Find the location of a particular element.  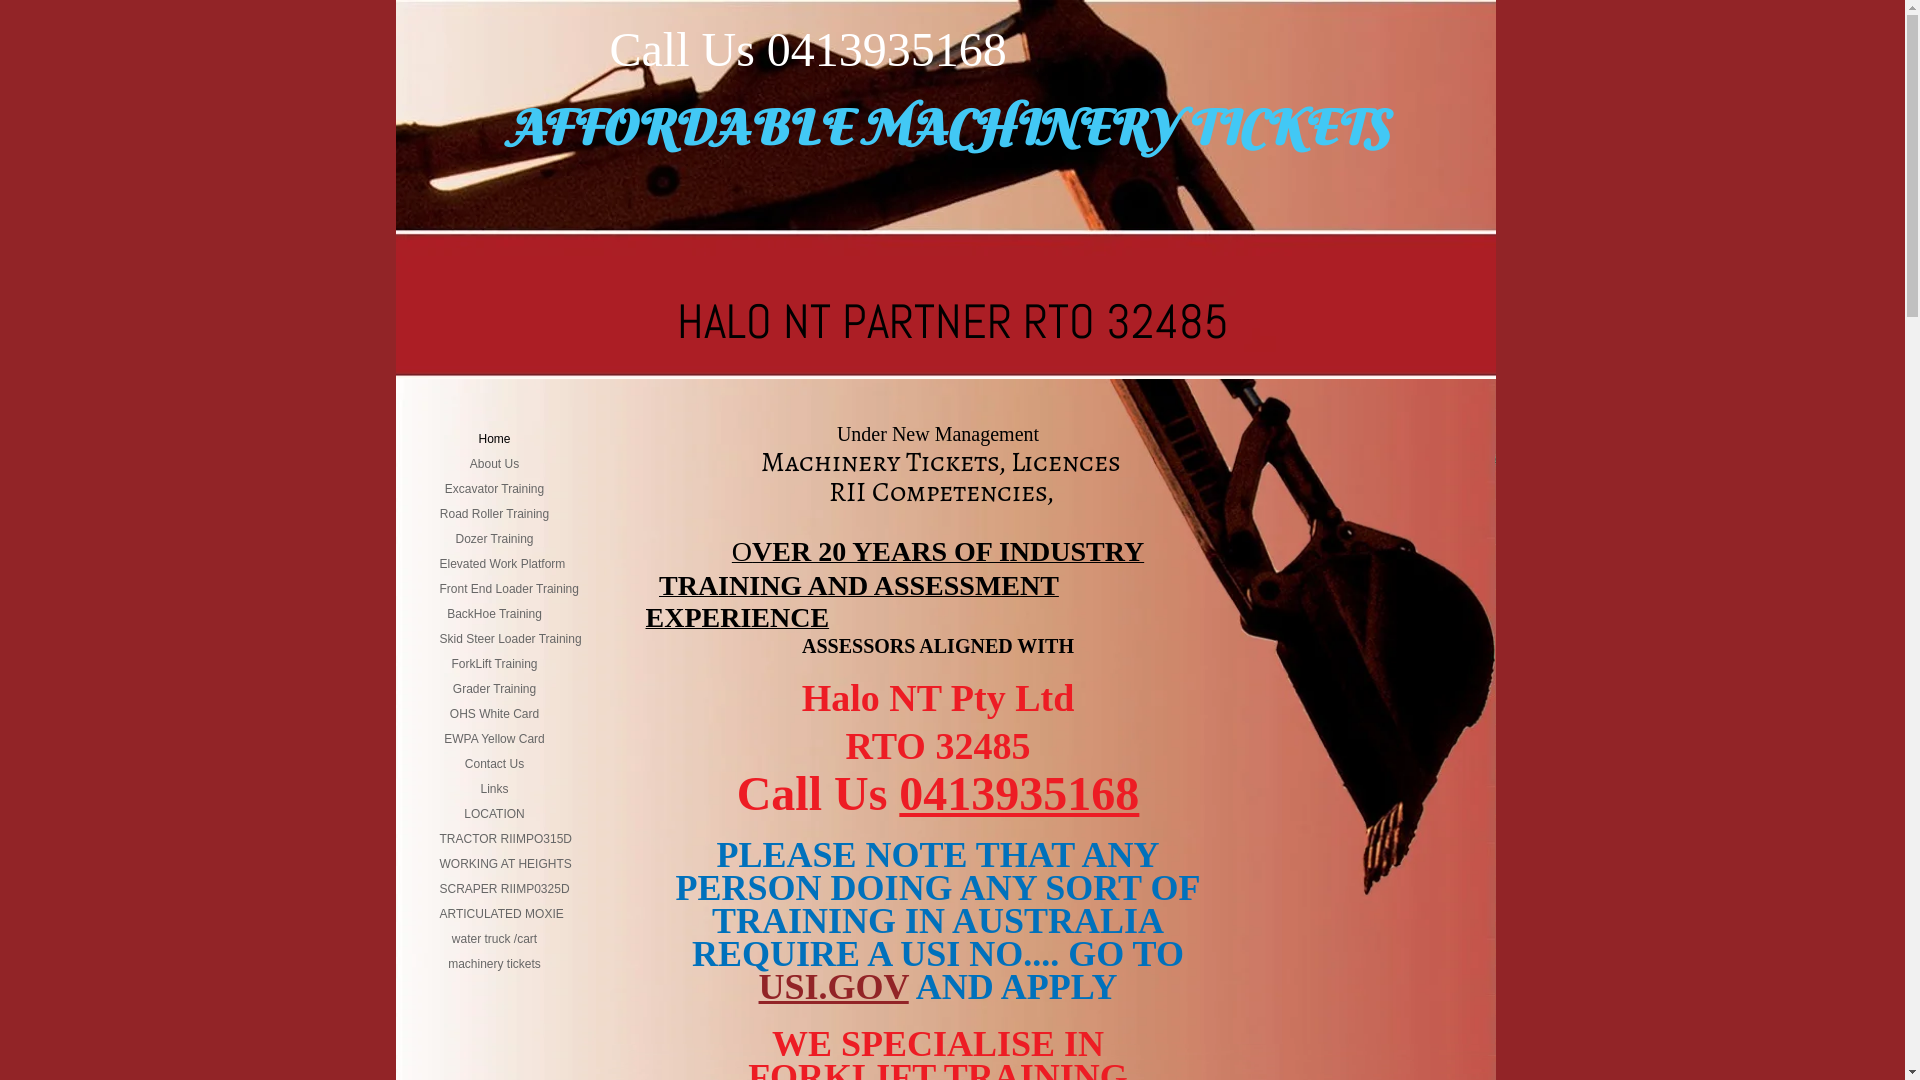

'Excavator Training' is located at coordinates (494, 489).